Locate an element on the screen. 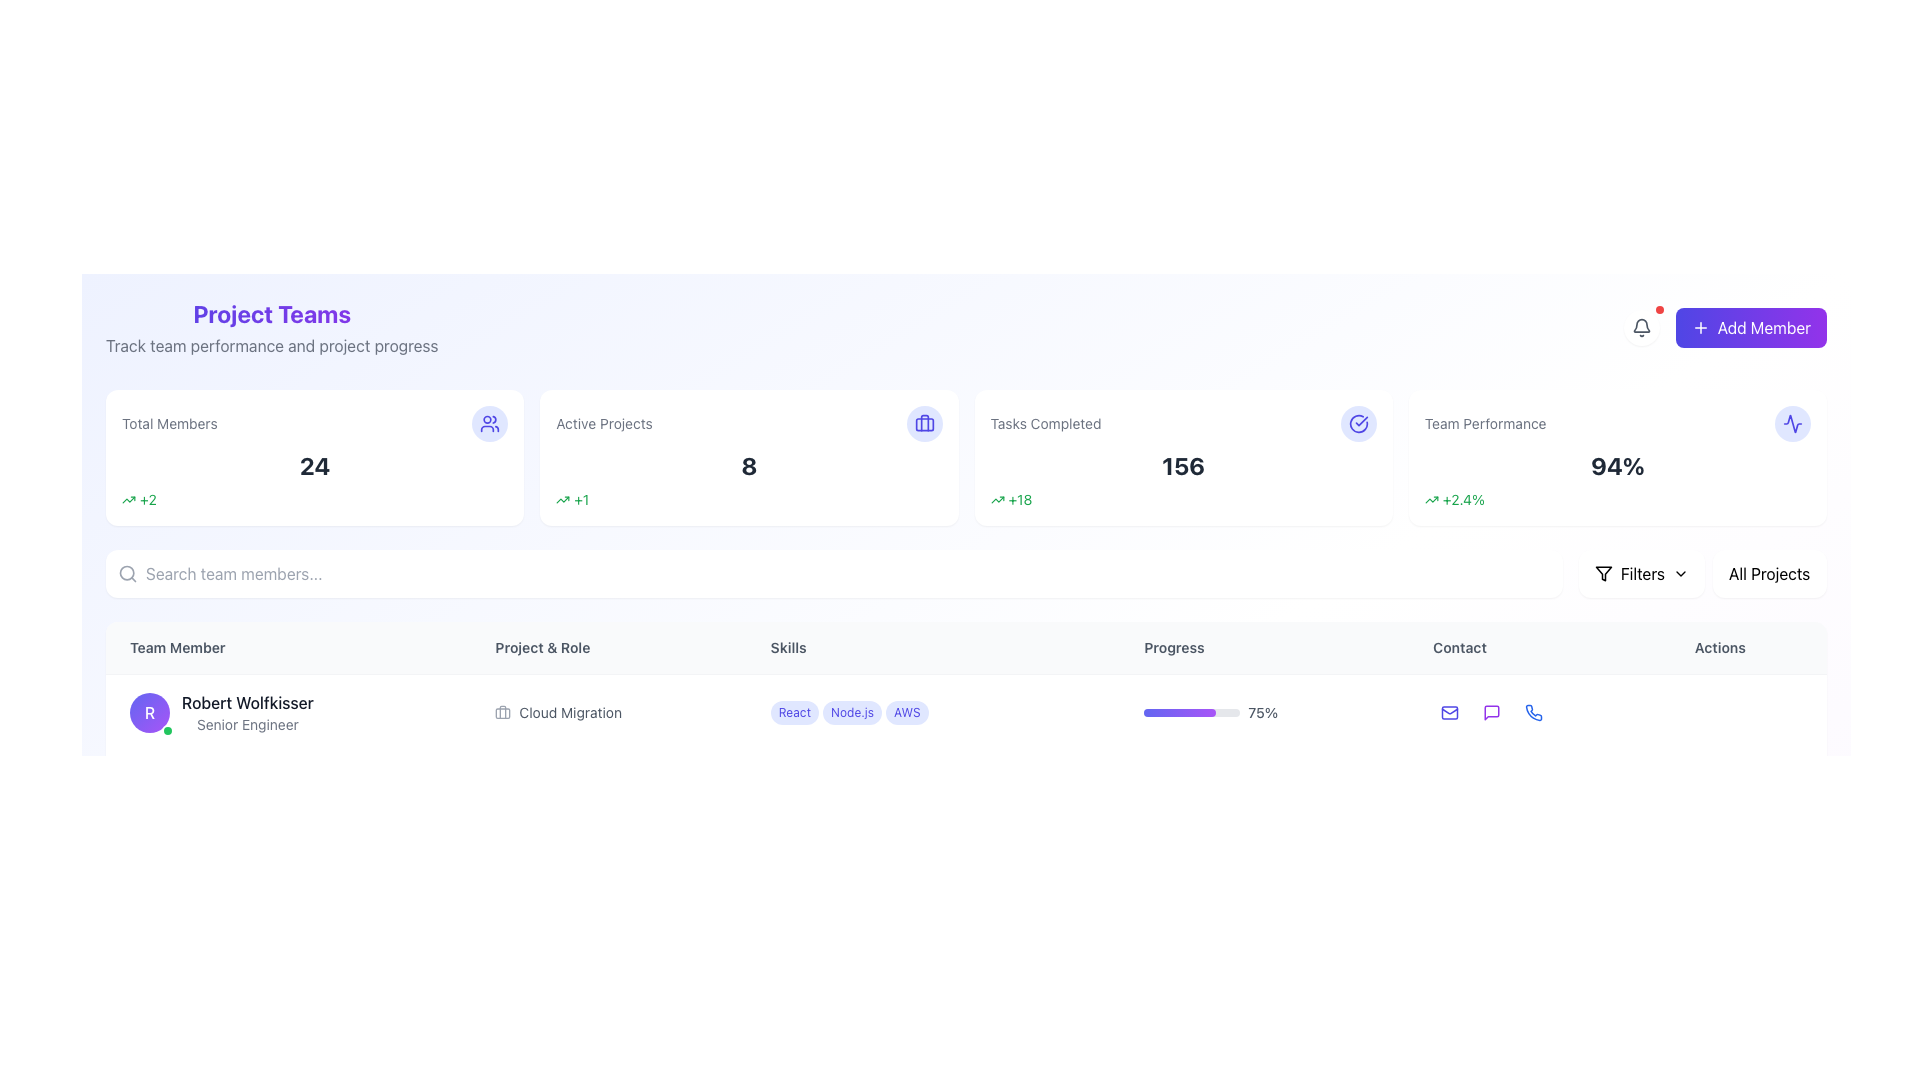 This screenshot has width=1920, height=1080. the email icon located in the 'Contact' column of the first row of the team members table to initiate an email communication is located at coordinates (1450, 712).